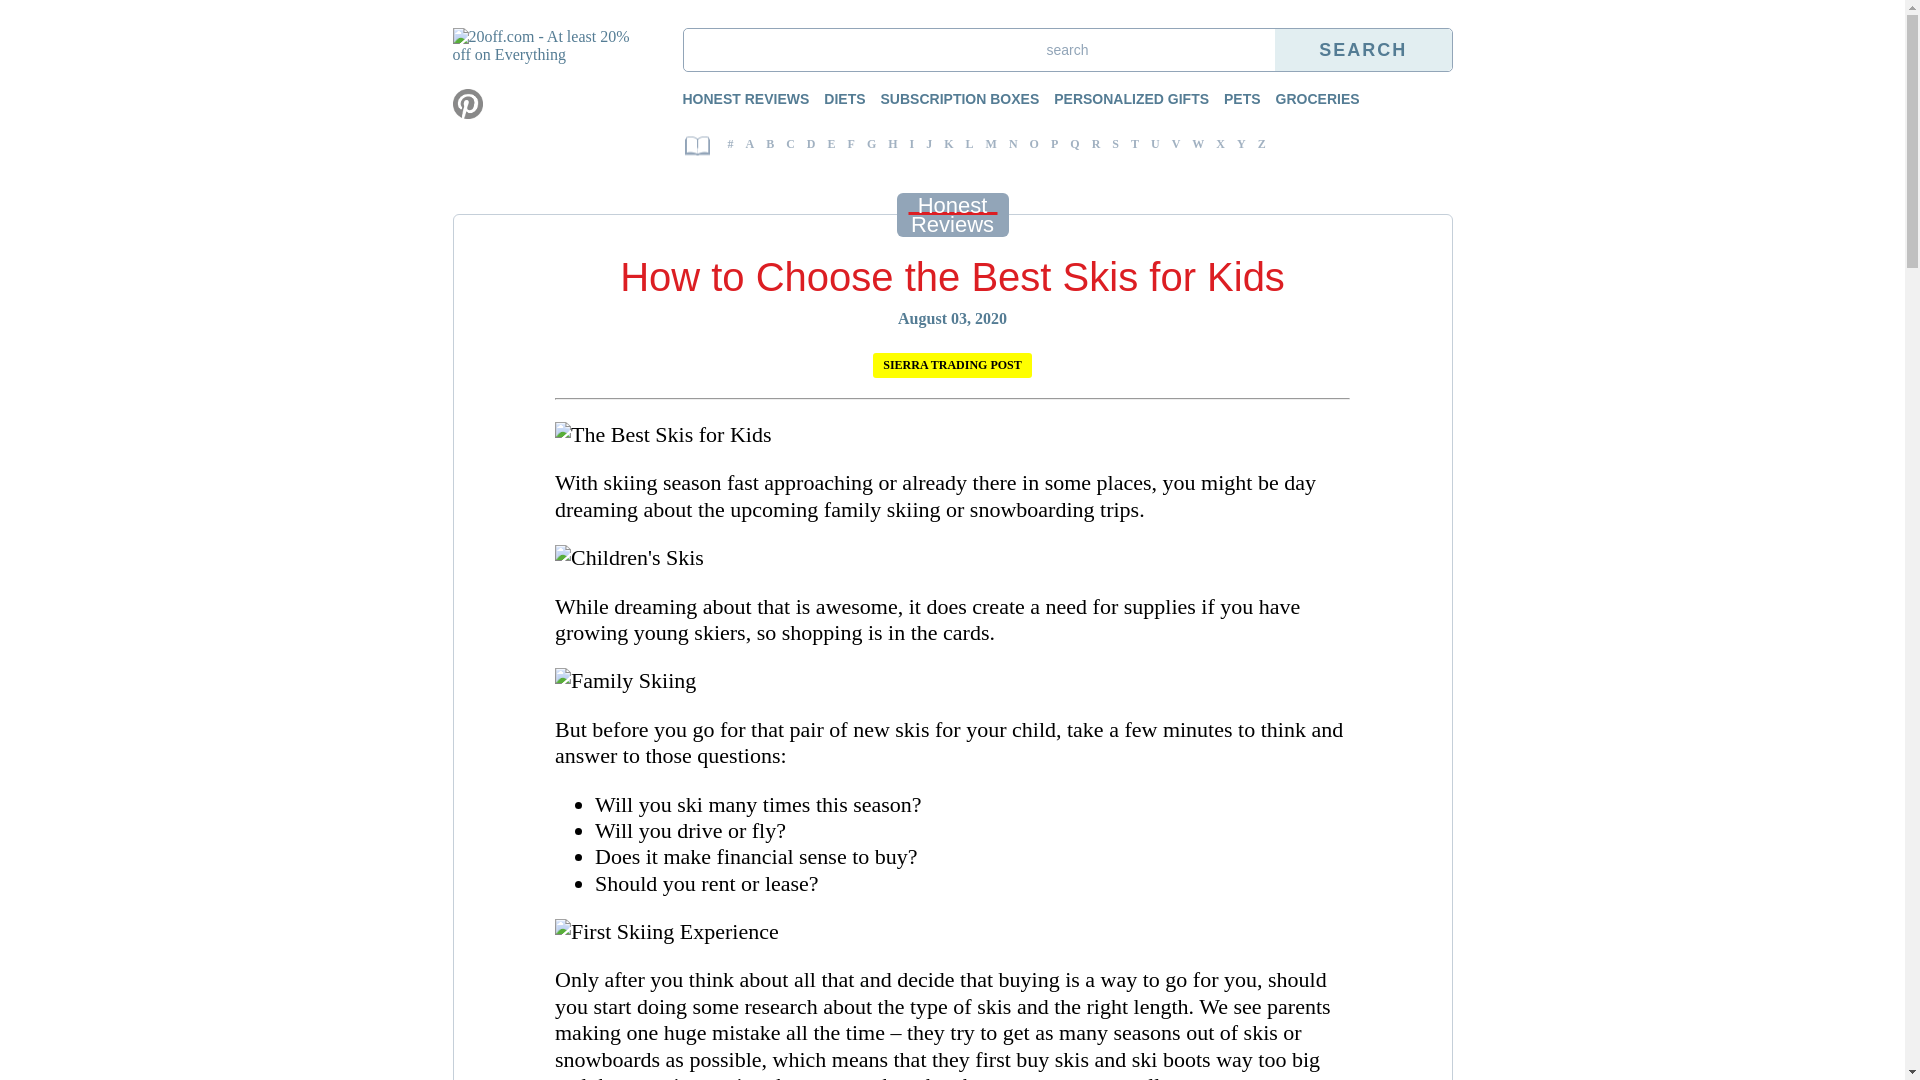 This screenshot has height=1080, width=1920. Describe the element at coordinates (1013, 143) in the screenshot. I see `'N'` at that location.